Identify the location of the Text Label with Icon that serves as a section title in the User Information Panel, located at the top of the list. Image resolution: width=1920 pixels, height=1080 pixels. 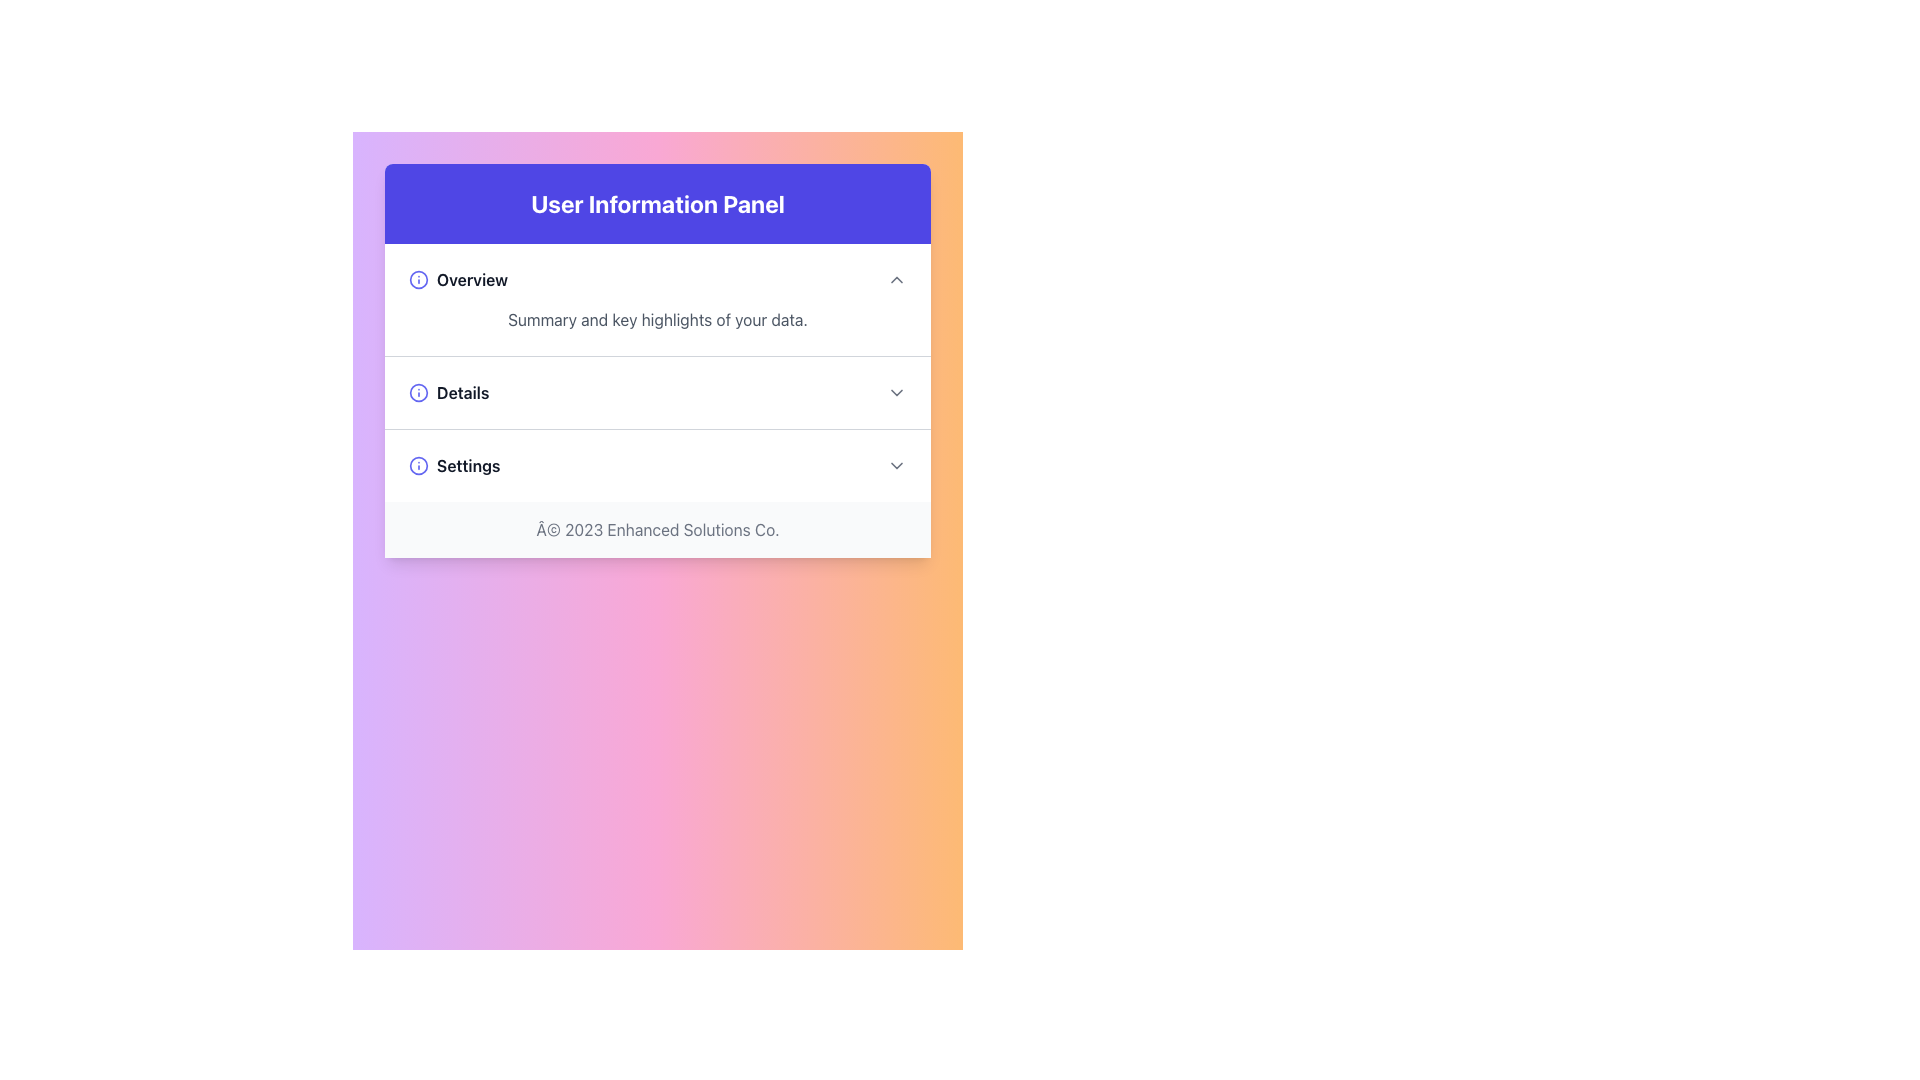
(457, 280).